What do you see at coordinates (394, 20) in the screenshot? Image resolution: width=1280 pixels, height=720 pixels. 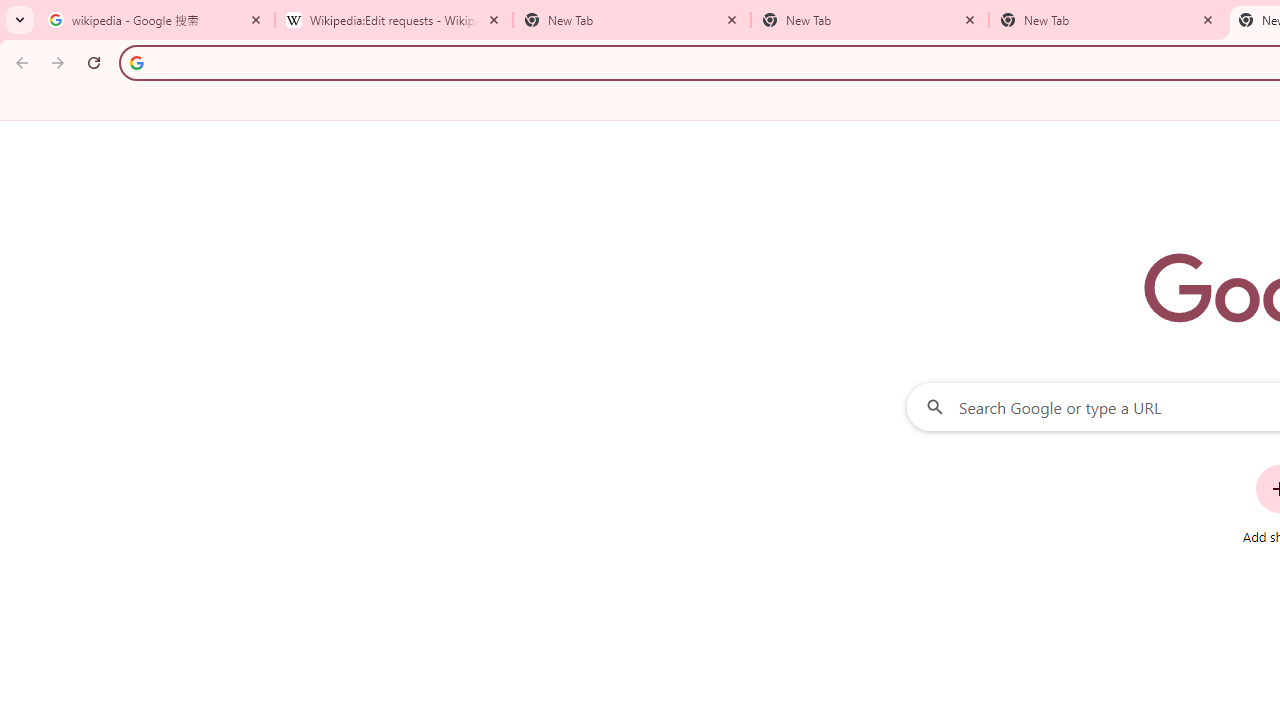 I see `'Wikipedia:Edit requests - Wikipedia'` at bounding box center [394, 20].